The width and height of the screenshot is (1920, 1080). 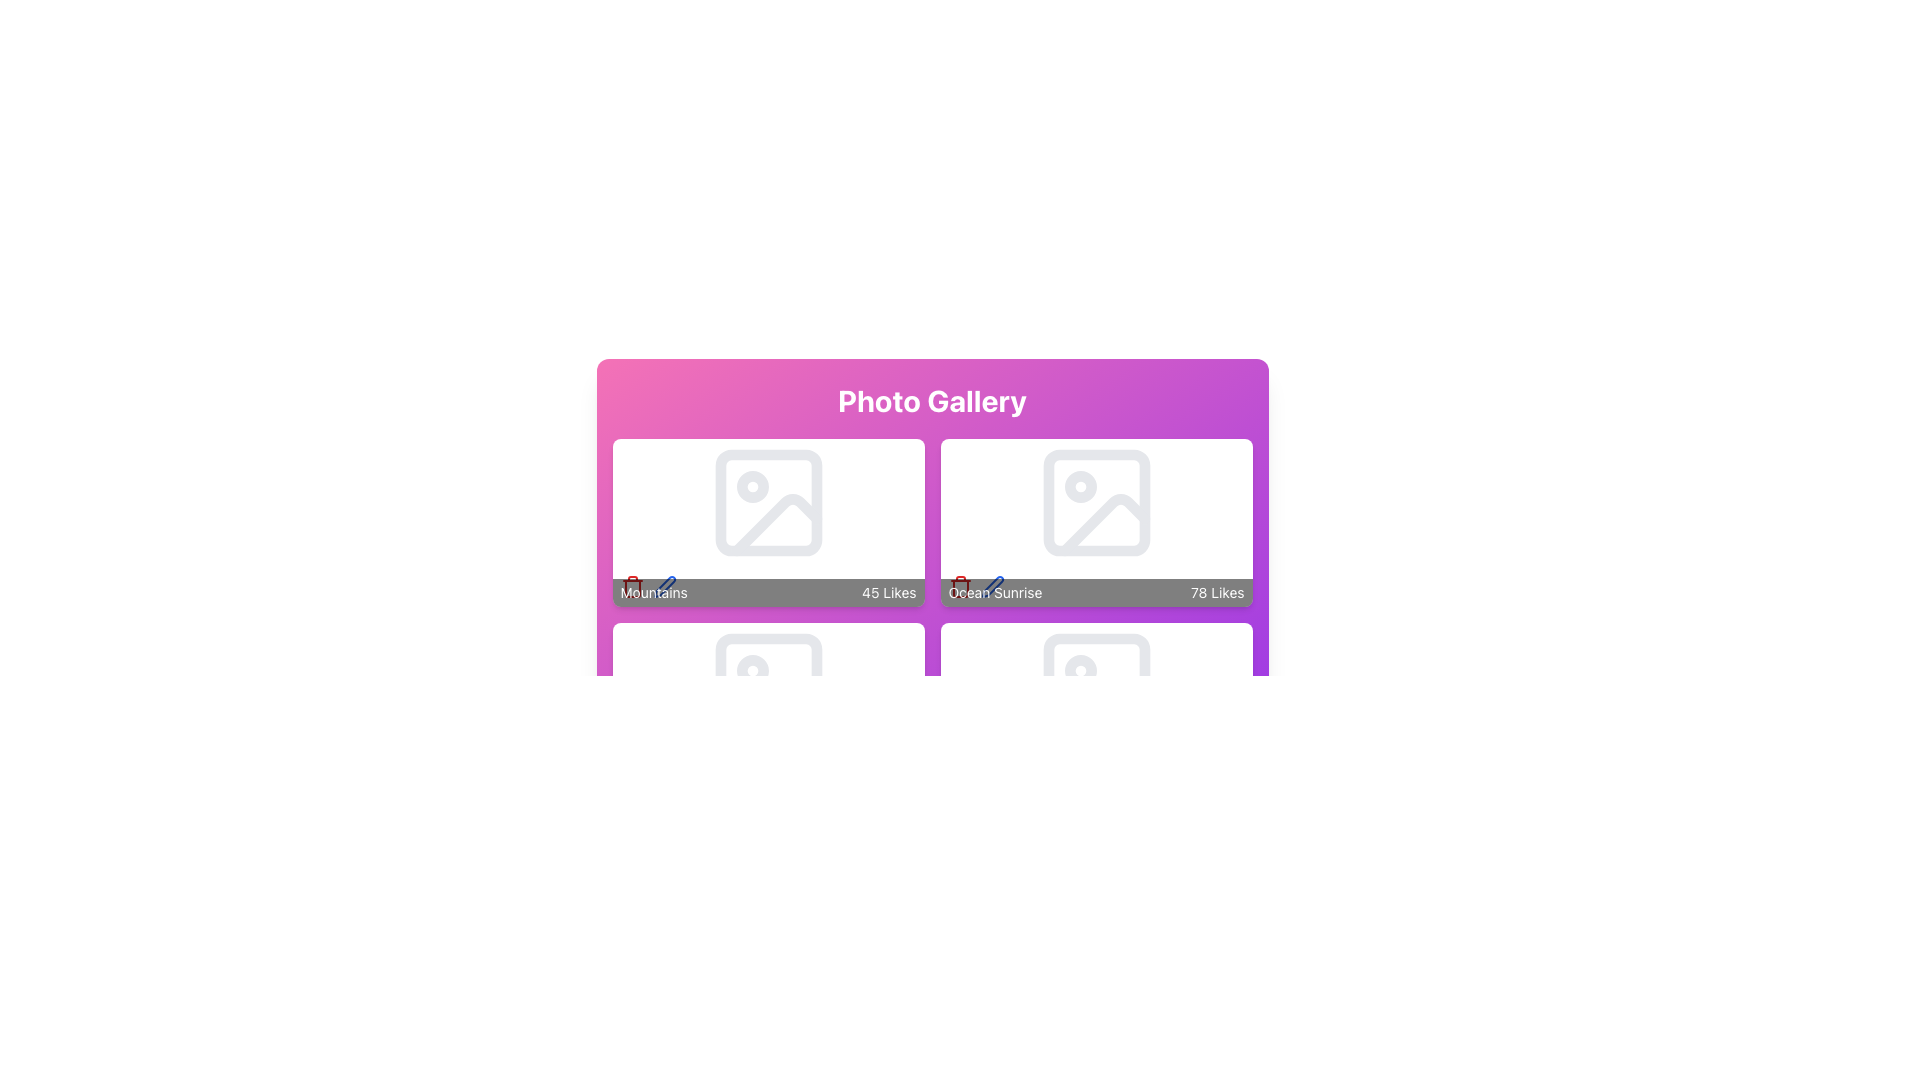 What do you see at coordinates (1095, 501) in the screenshot?
I see `the rounded rectangular UI element that is part of the 'Ocean Sunrise' image placeholder in the 'Photo Gallery' section` at bounding box center [1095, 501].